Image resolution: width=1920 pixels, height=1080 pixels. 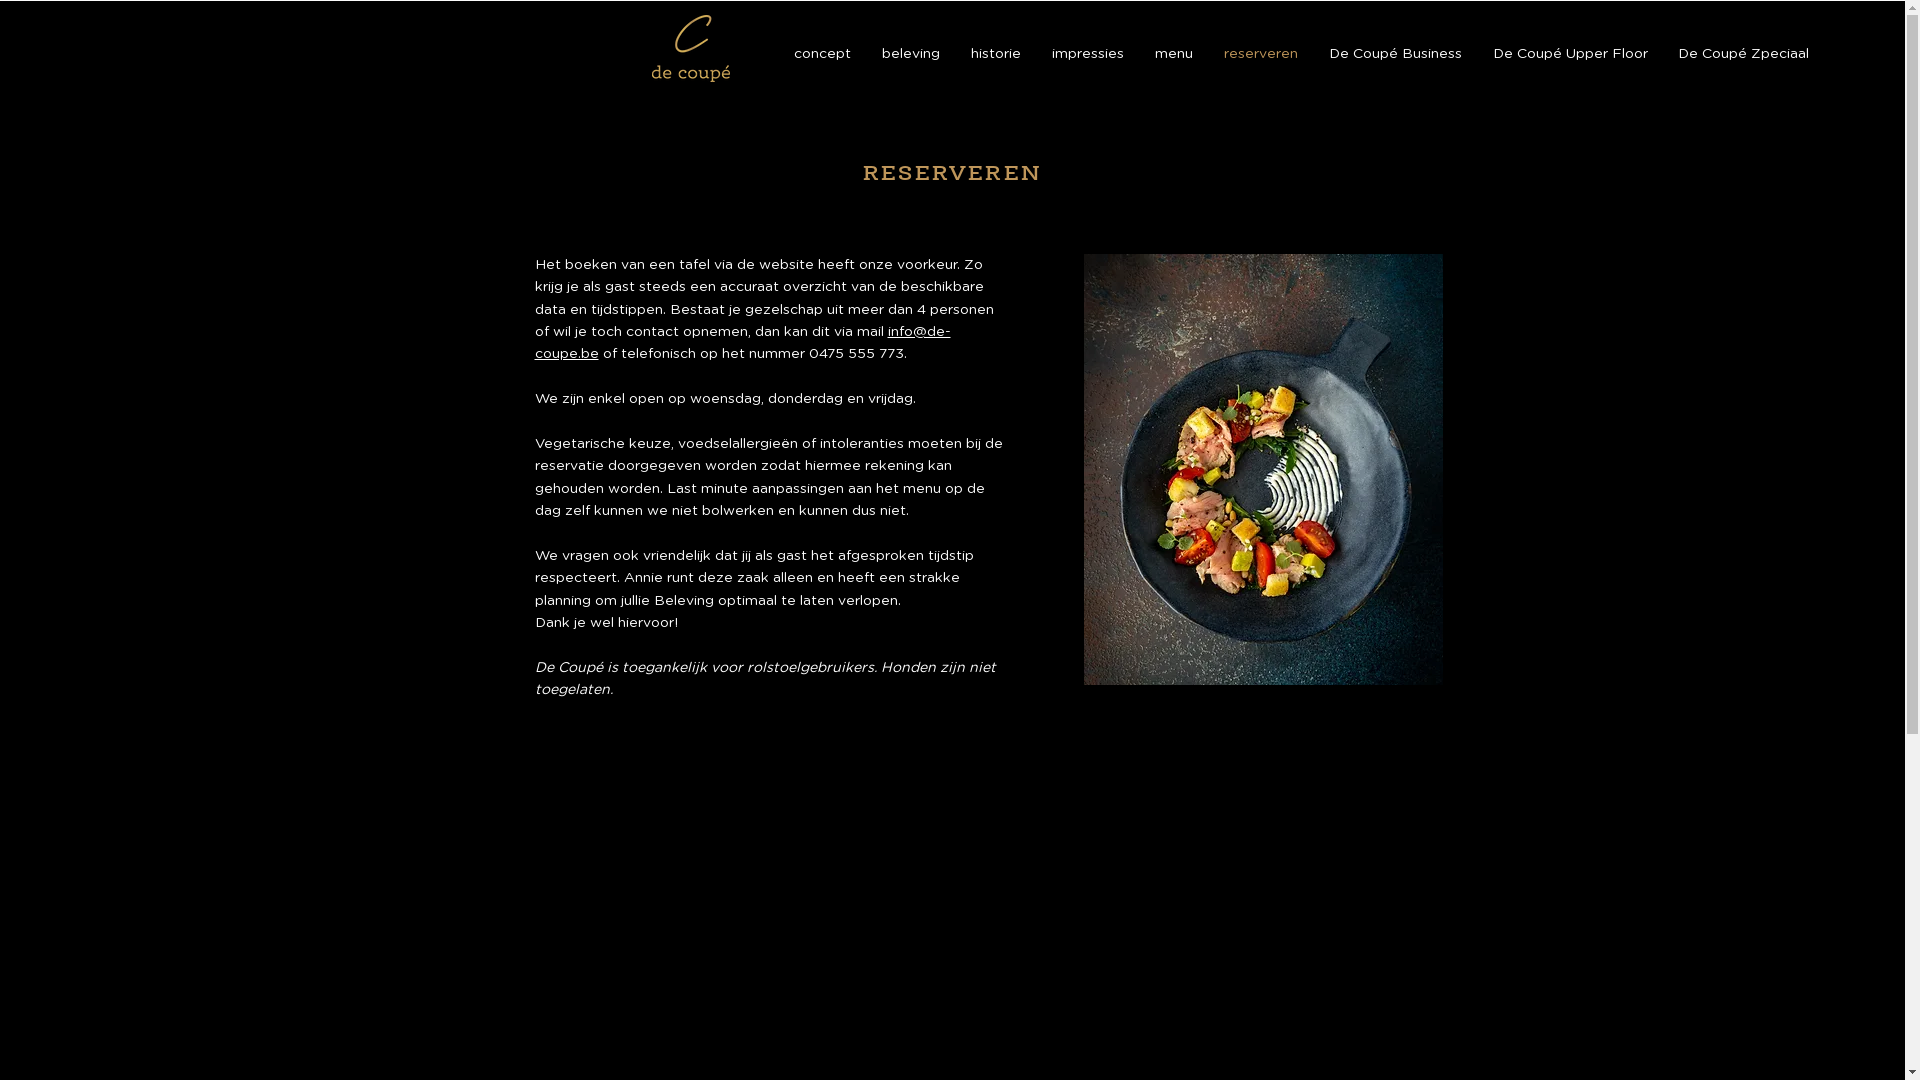 What do you see at coordinates (995, 53) in the screenshot?
I see `'historie'` at bounding box center [995, 53].